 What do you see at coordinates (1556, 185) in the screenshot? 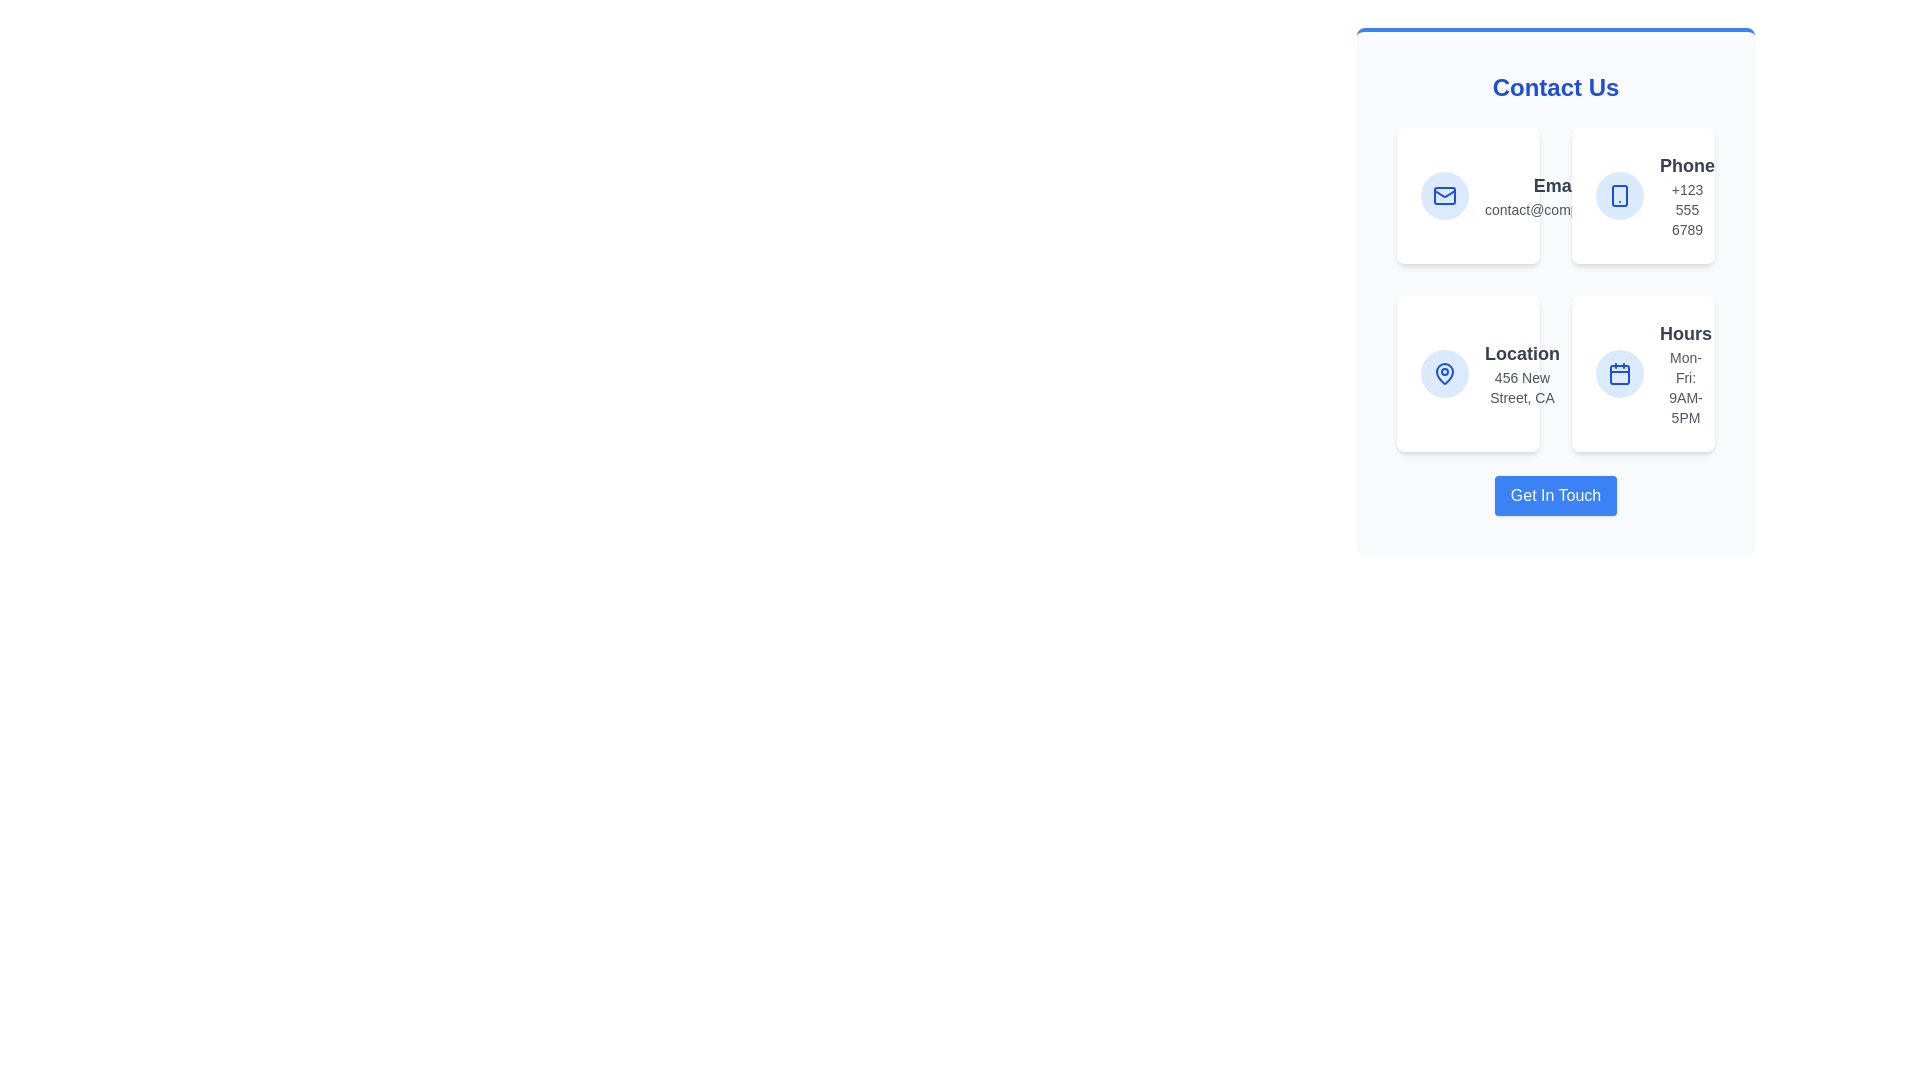
I see `'Email' text label located in the upper left quadrant of the 'Contact Us' section, styled in large, bold dark gray font, positioned above the email address element` at bounding box center [1556, 185].